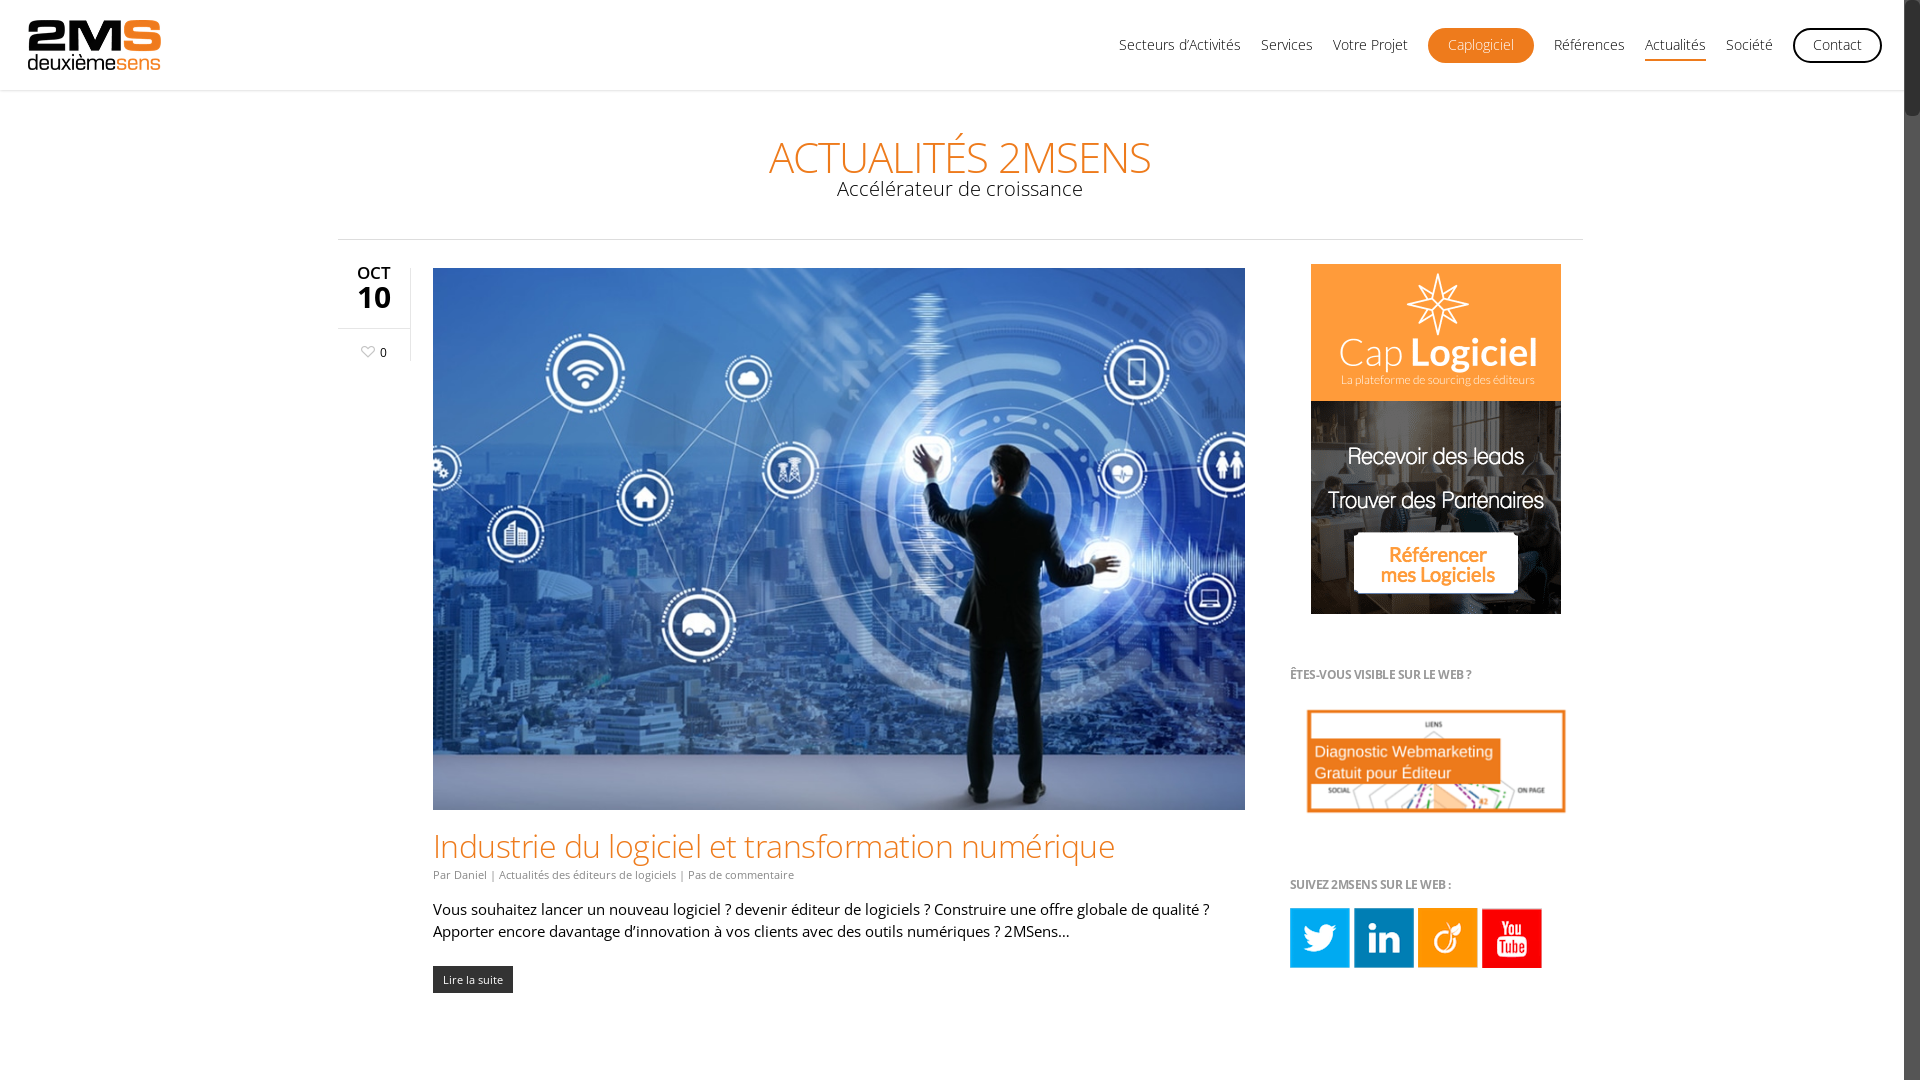  Describe the element at coordinates (739, 873) in the screenshot. I see `'Pas de commentaire'` at that location.